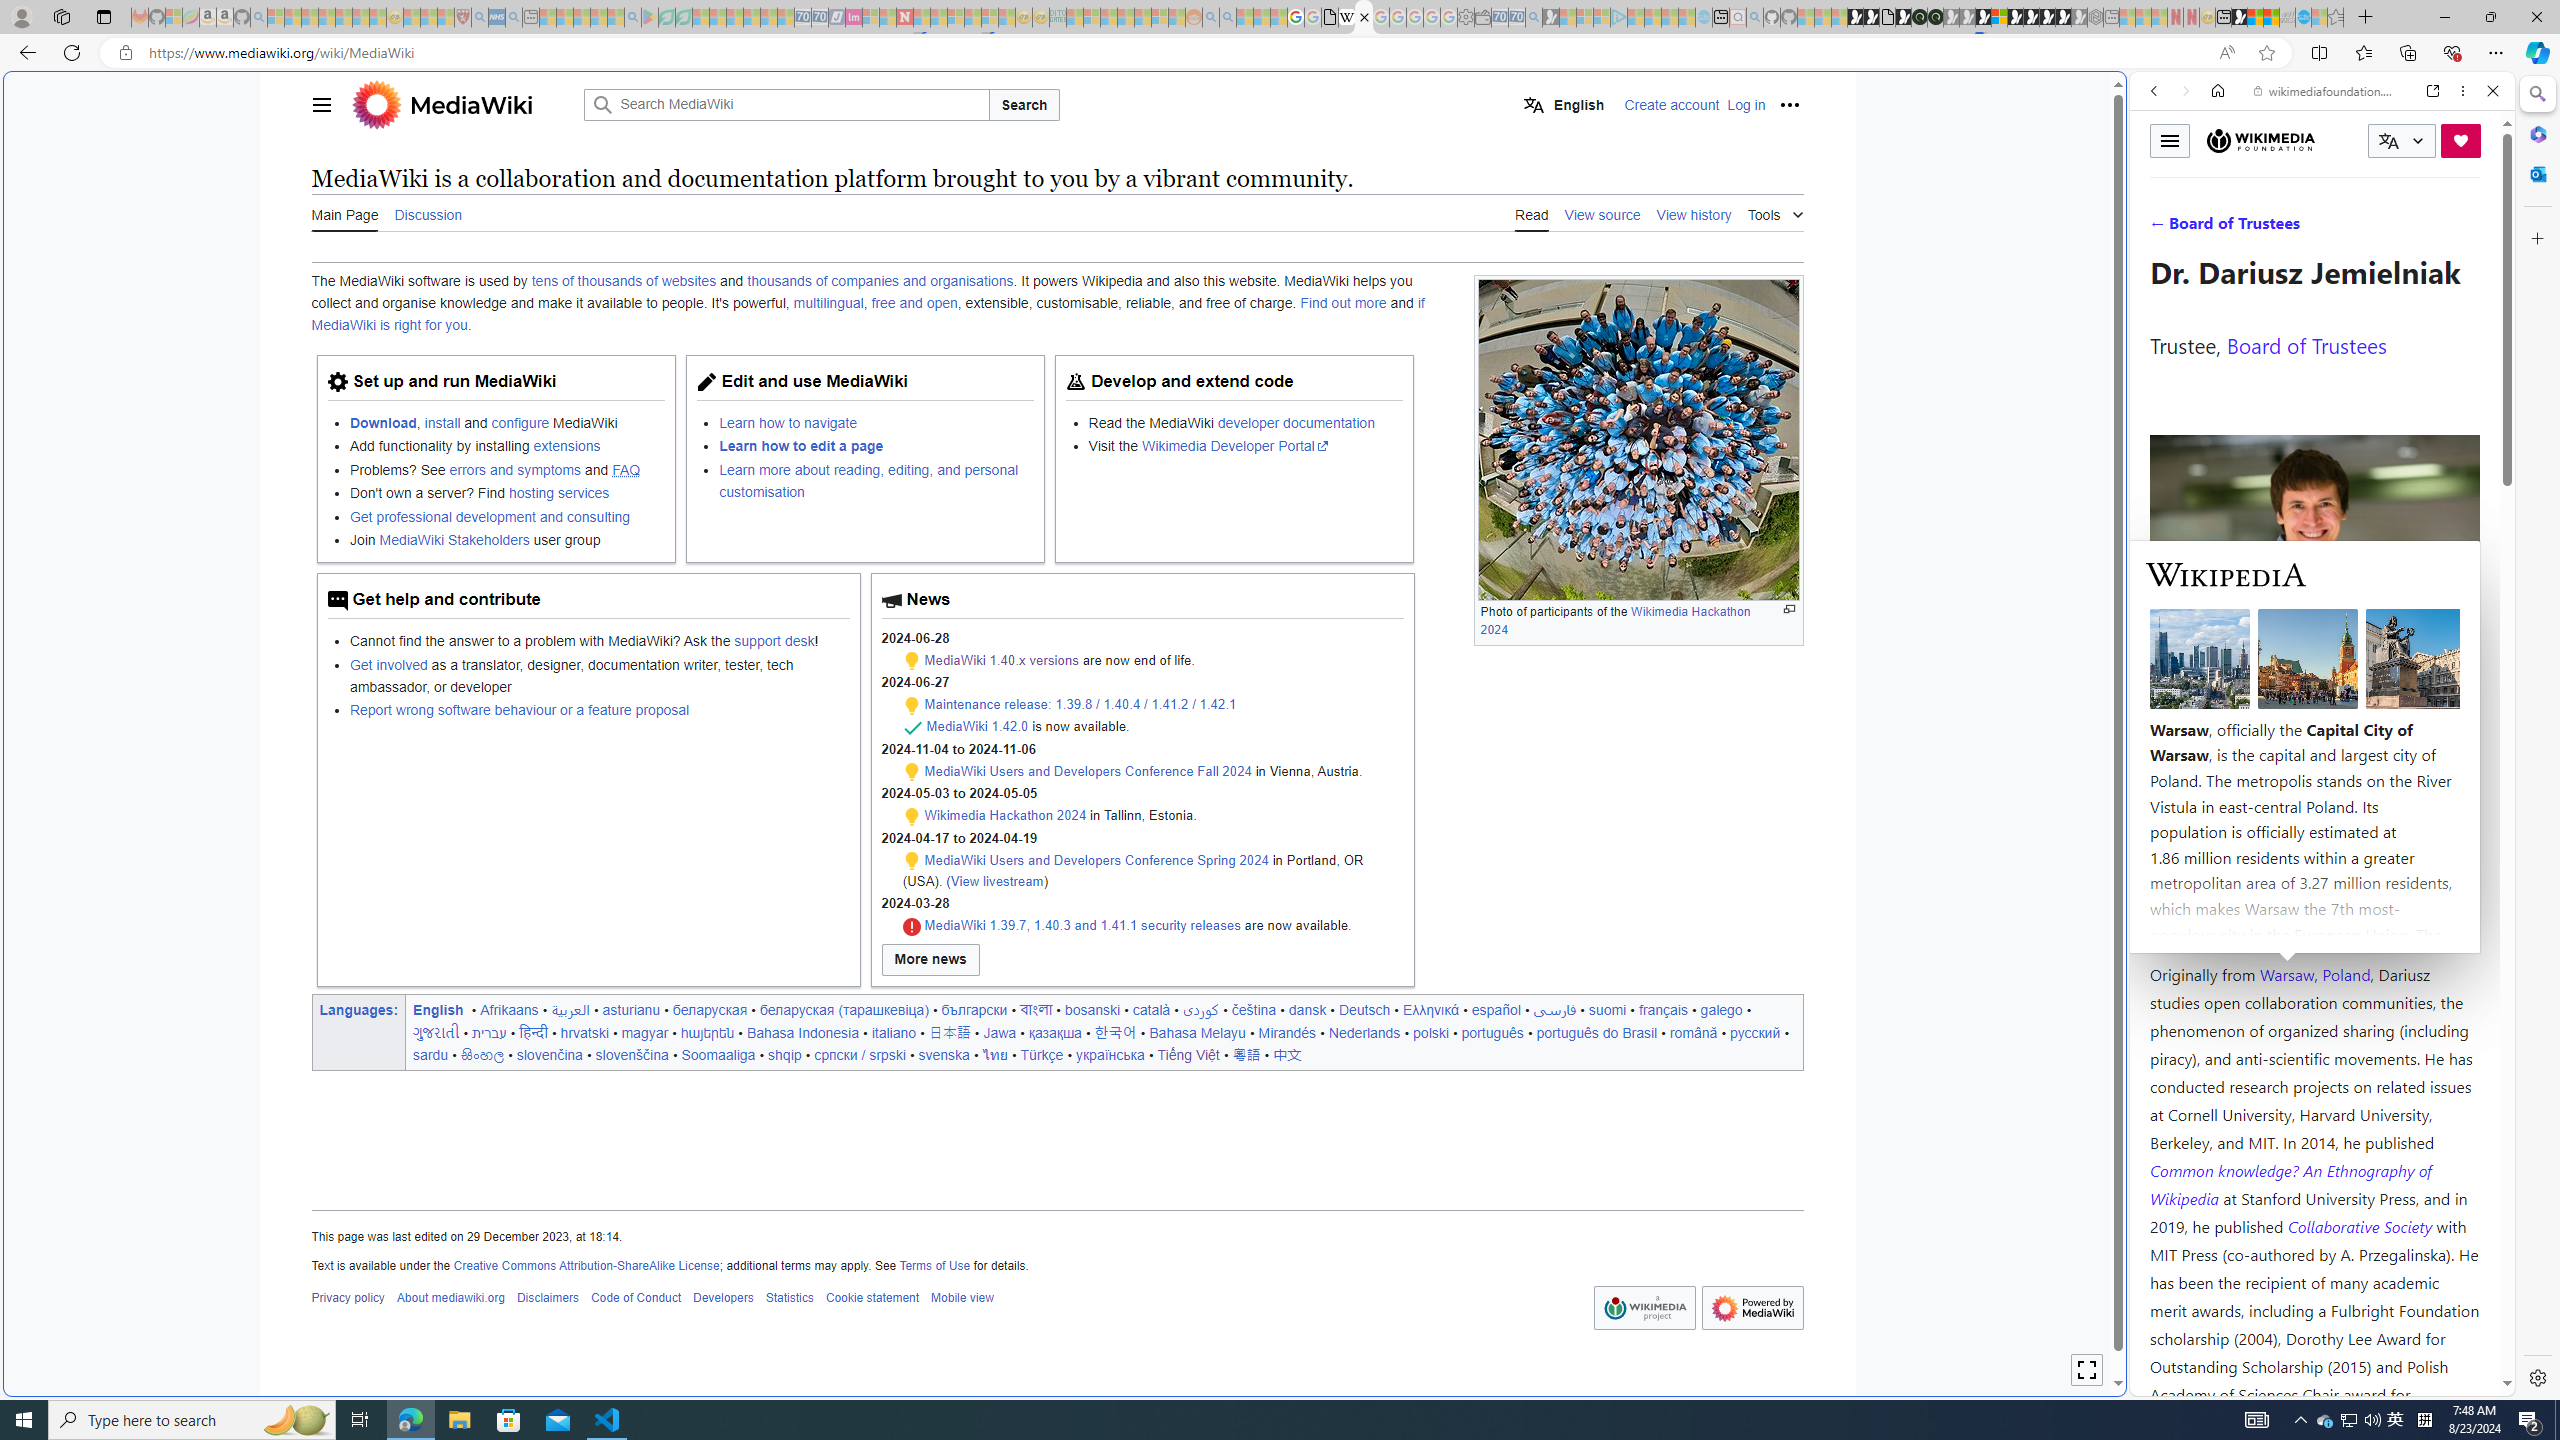 This screenshot has height=1440, width=2560. I want to click on 'Class: i icon icon-translate language-switcher__icon', so click(2388, 141).